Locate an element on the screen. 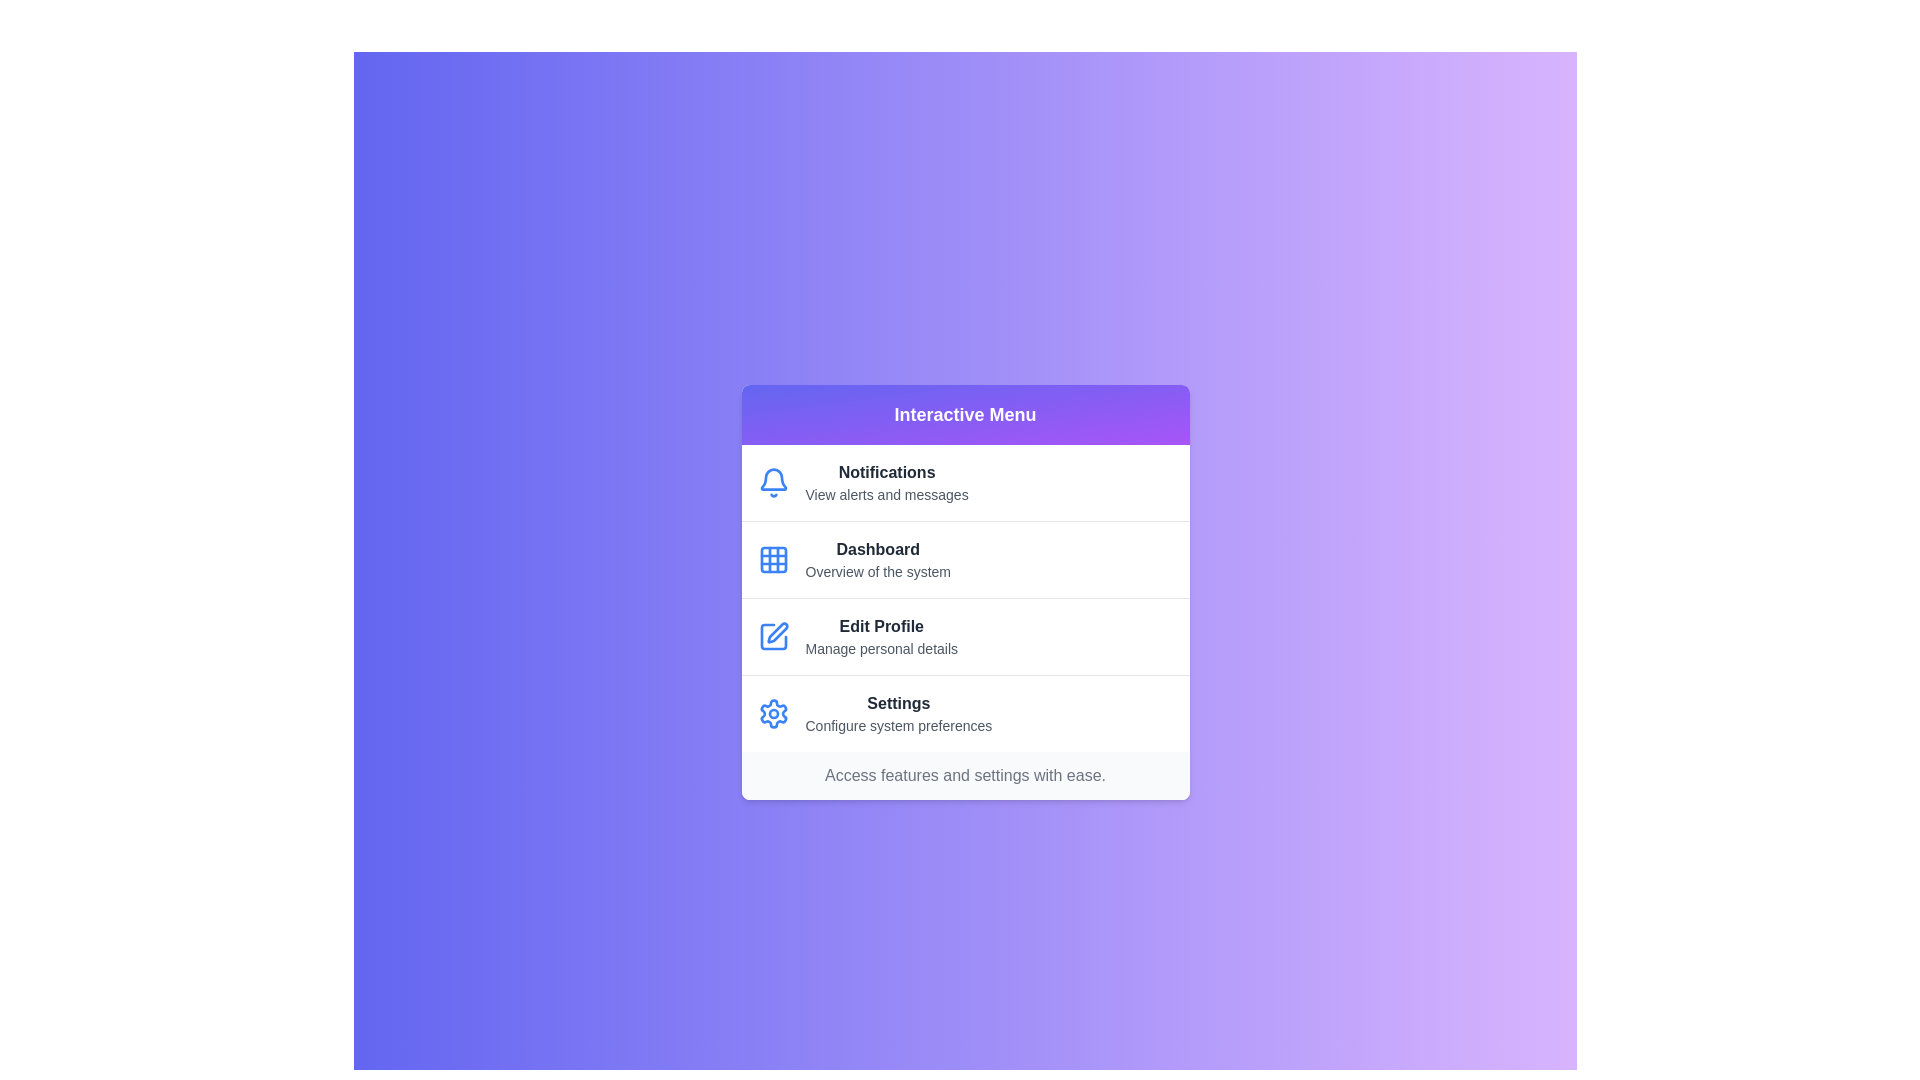  the menu item corresponding to Edit Profile is located at coordinates (965, 636).